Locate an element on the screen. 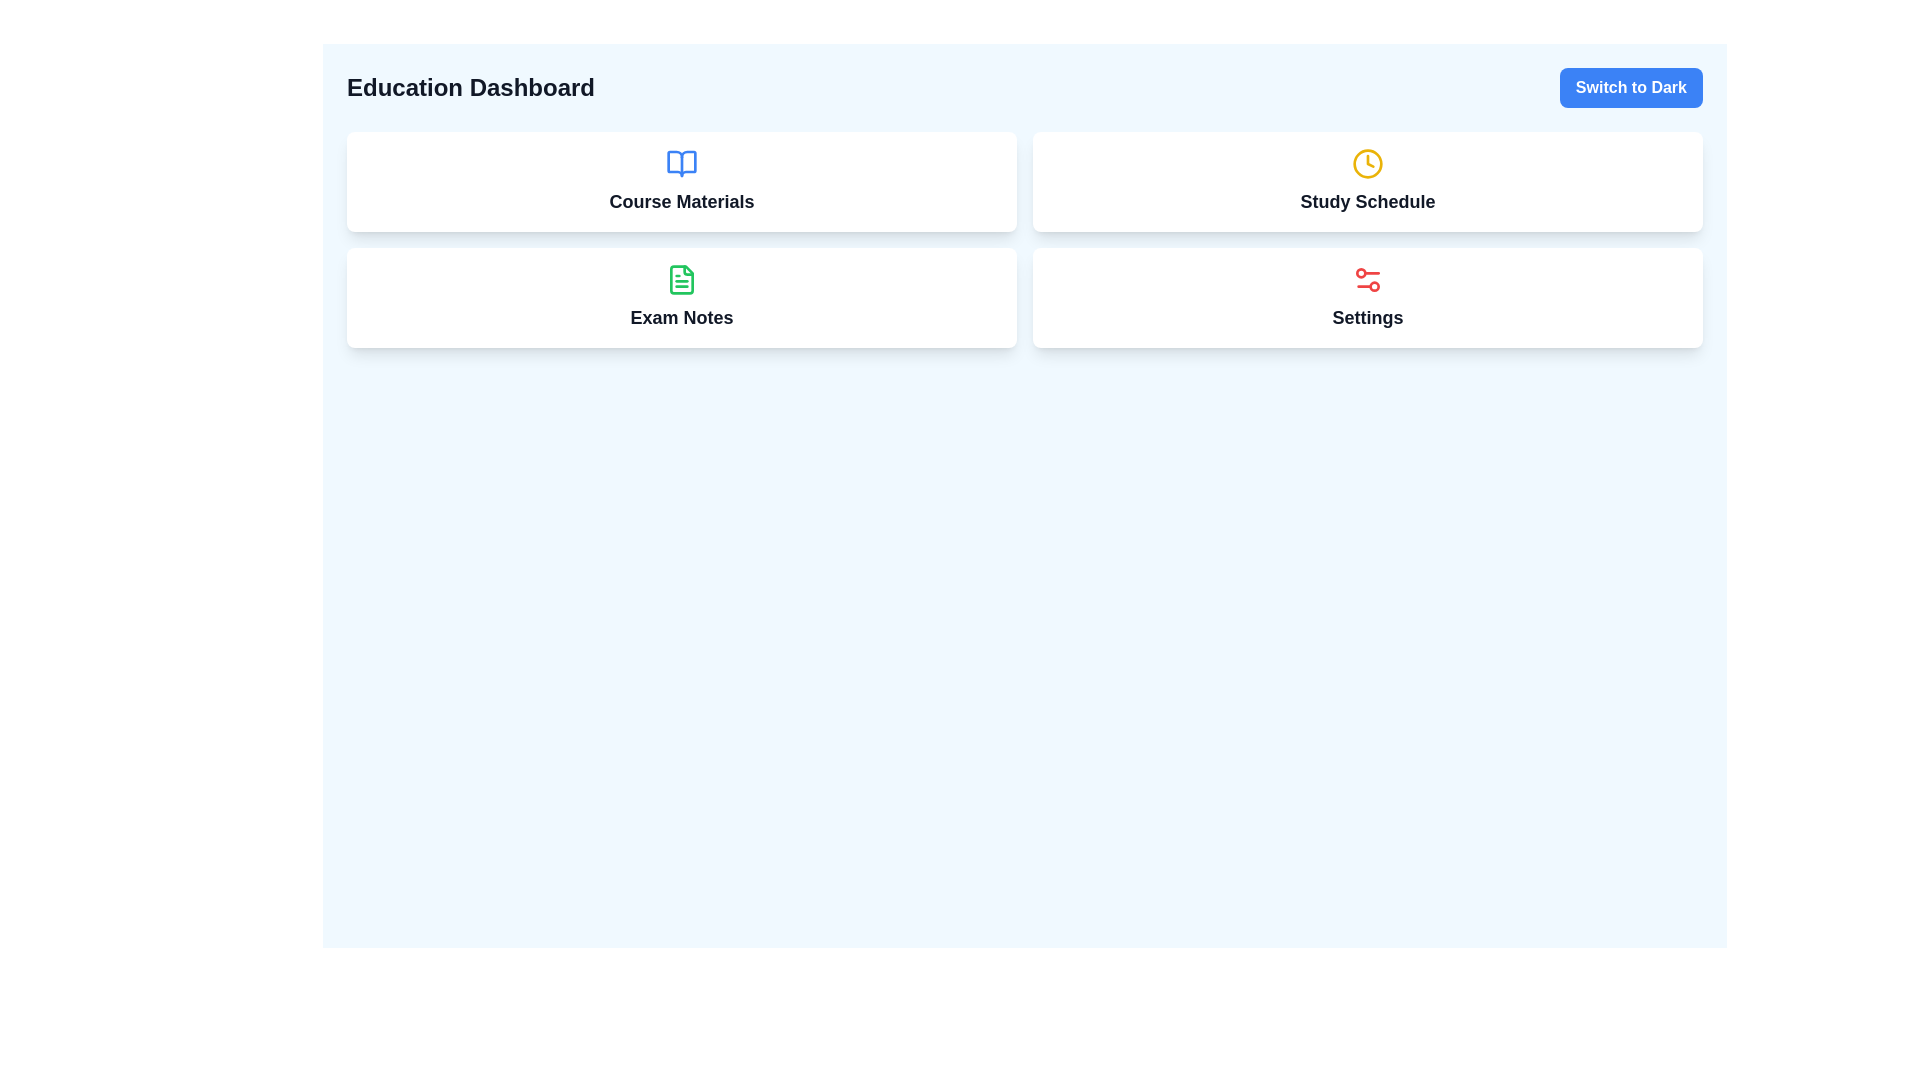 The height and width of the screenshot is (1080, 1920). the 'Switch to Dark' button, which is a blue rectangular button with rounded corners and white bold text is located at coordinates (1631, 87).